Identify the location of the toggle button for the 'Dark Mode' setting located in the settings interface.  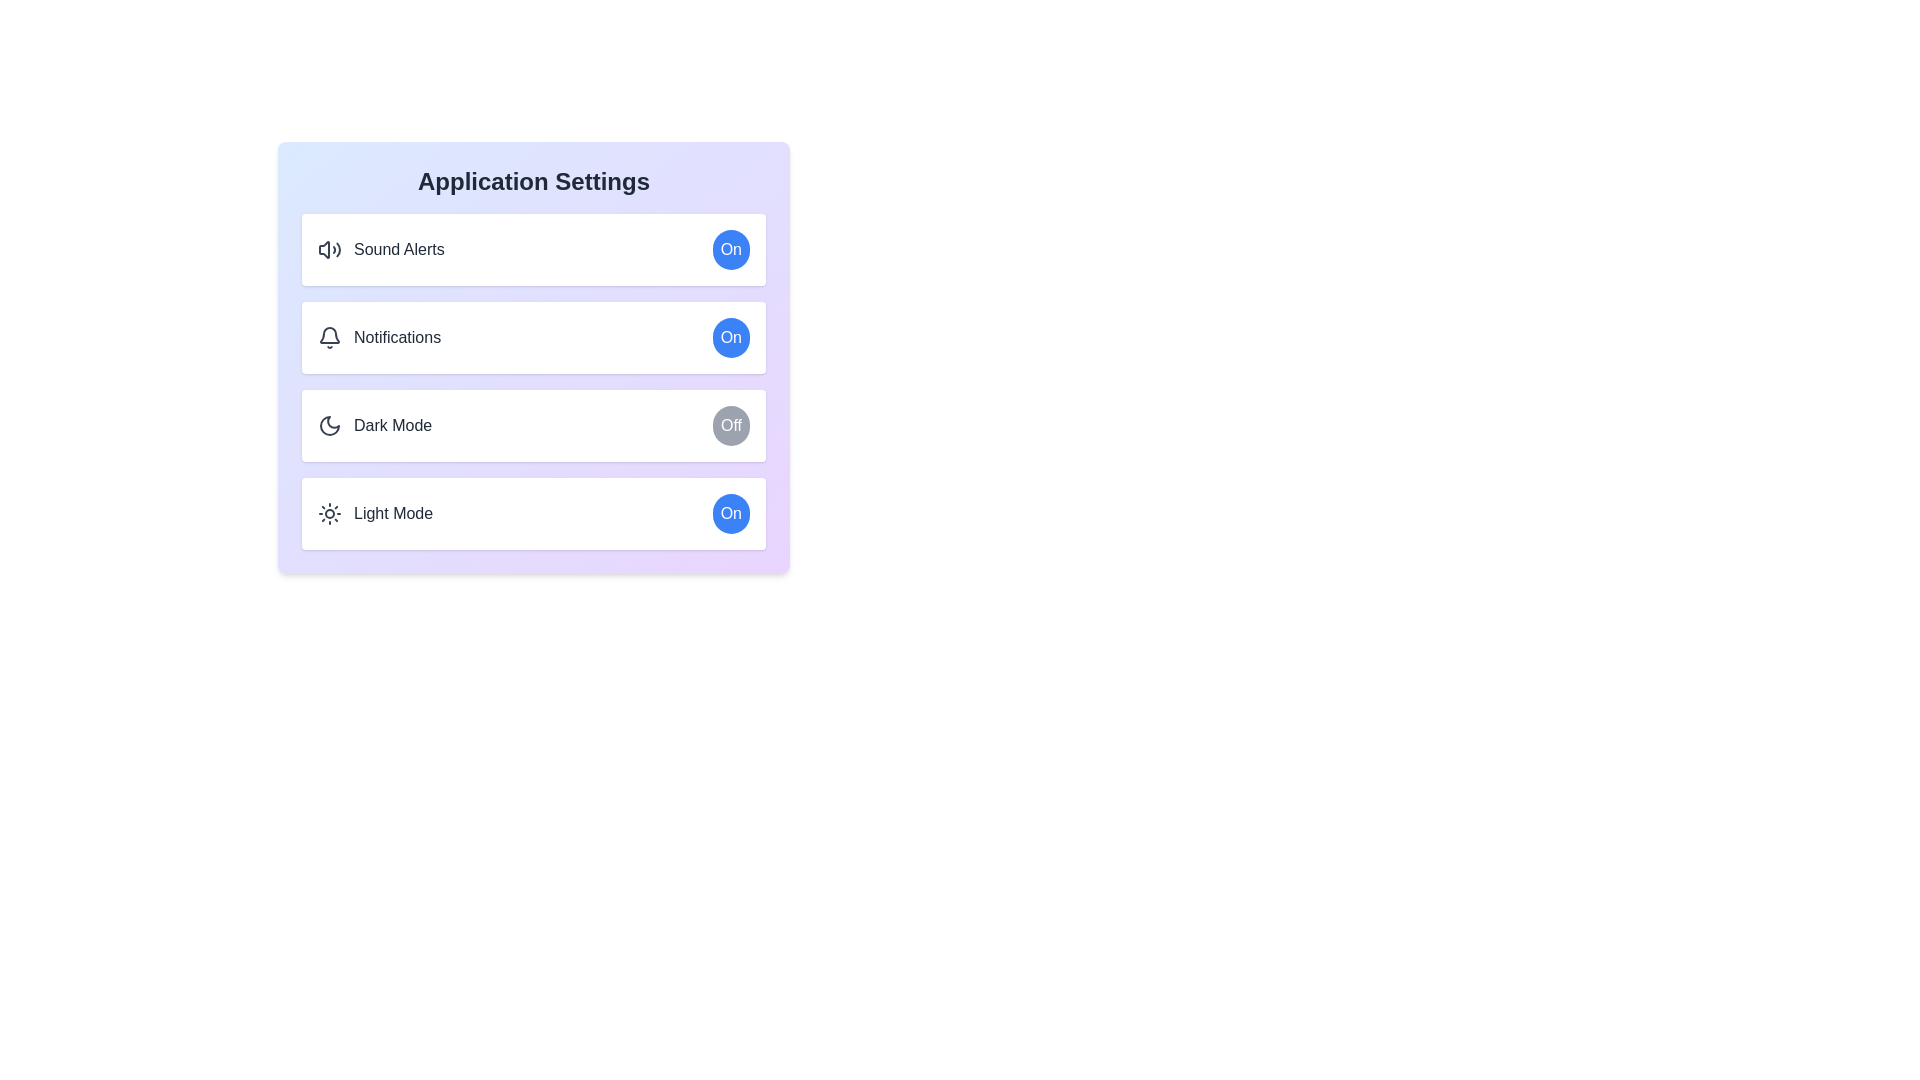
(730, 424).